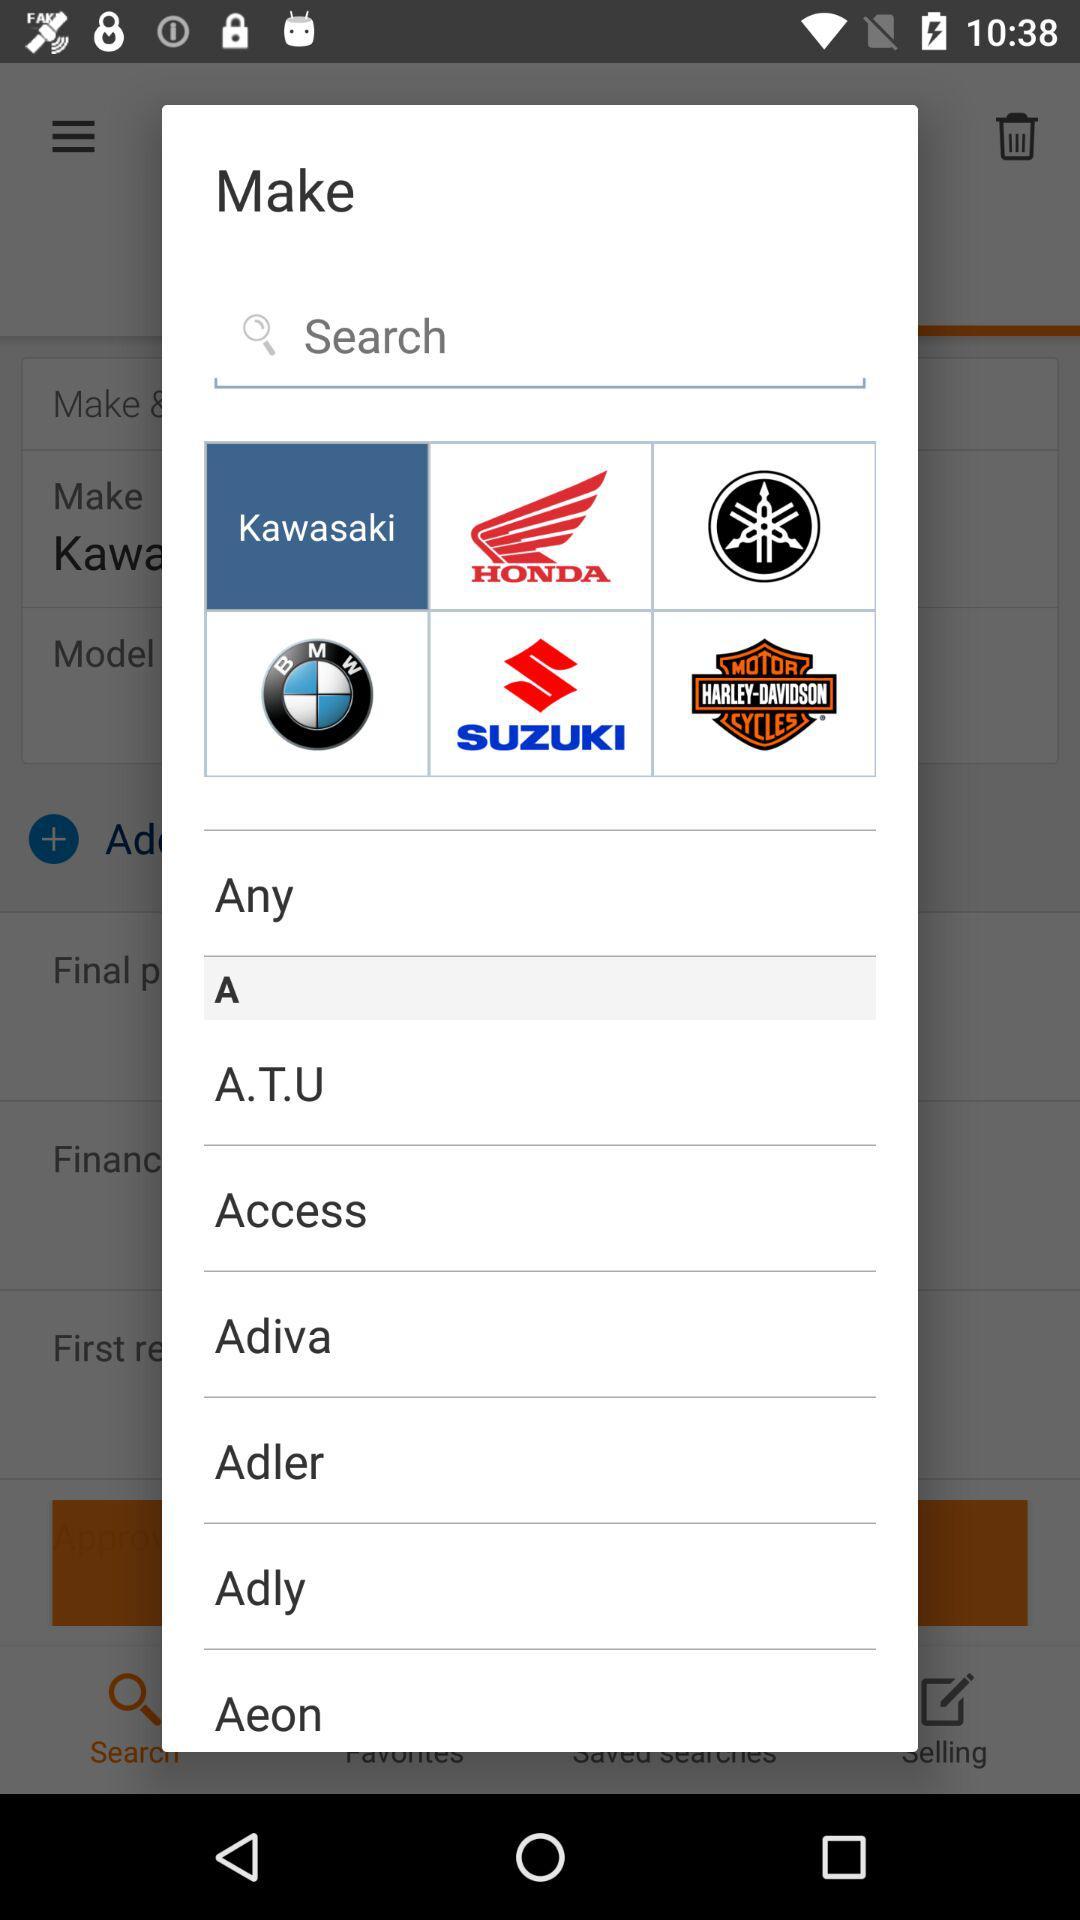 Image resolution: width=1080 pixels, height=1920 pixels. I want to click on the item above aeon item, so click(540, 1649).